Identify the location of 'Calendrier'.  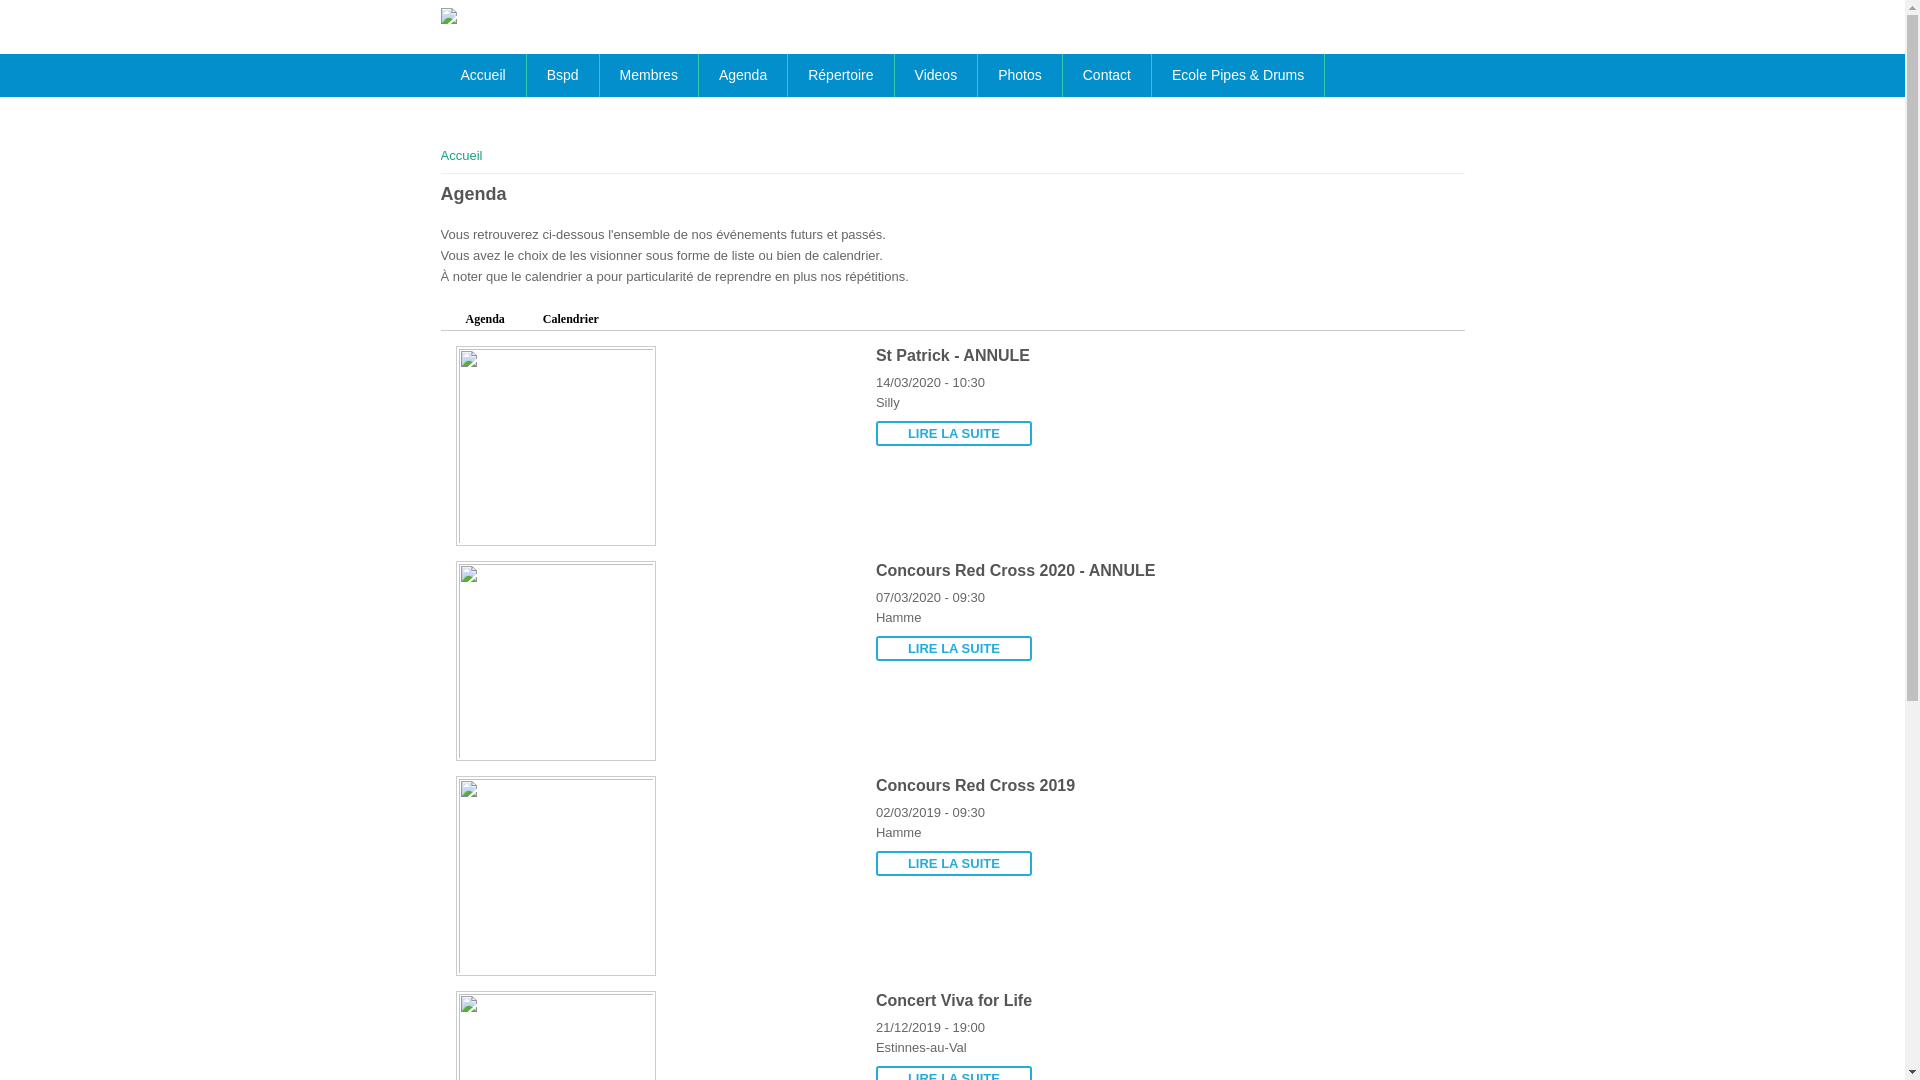
(570, 319).